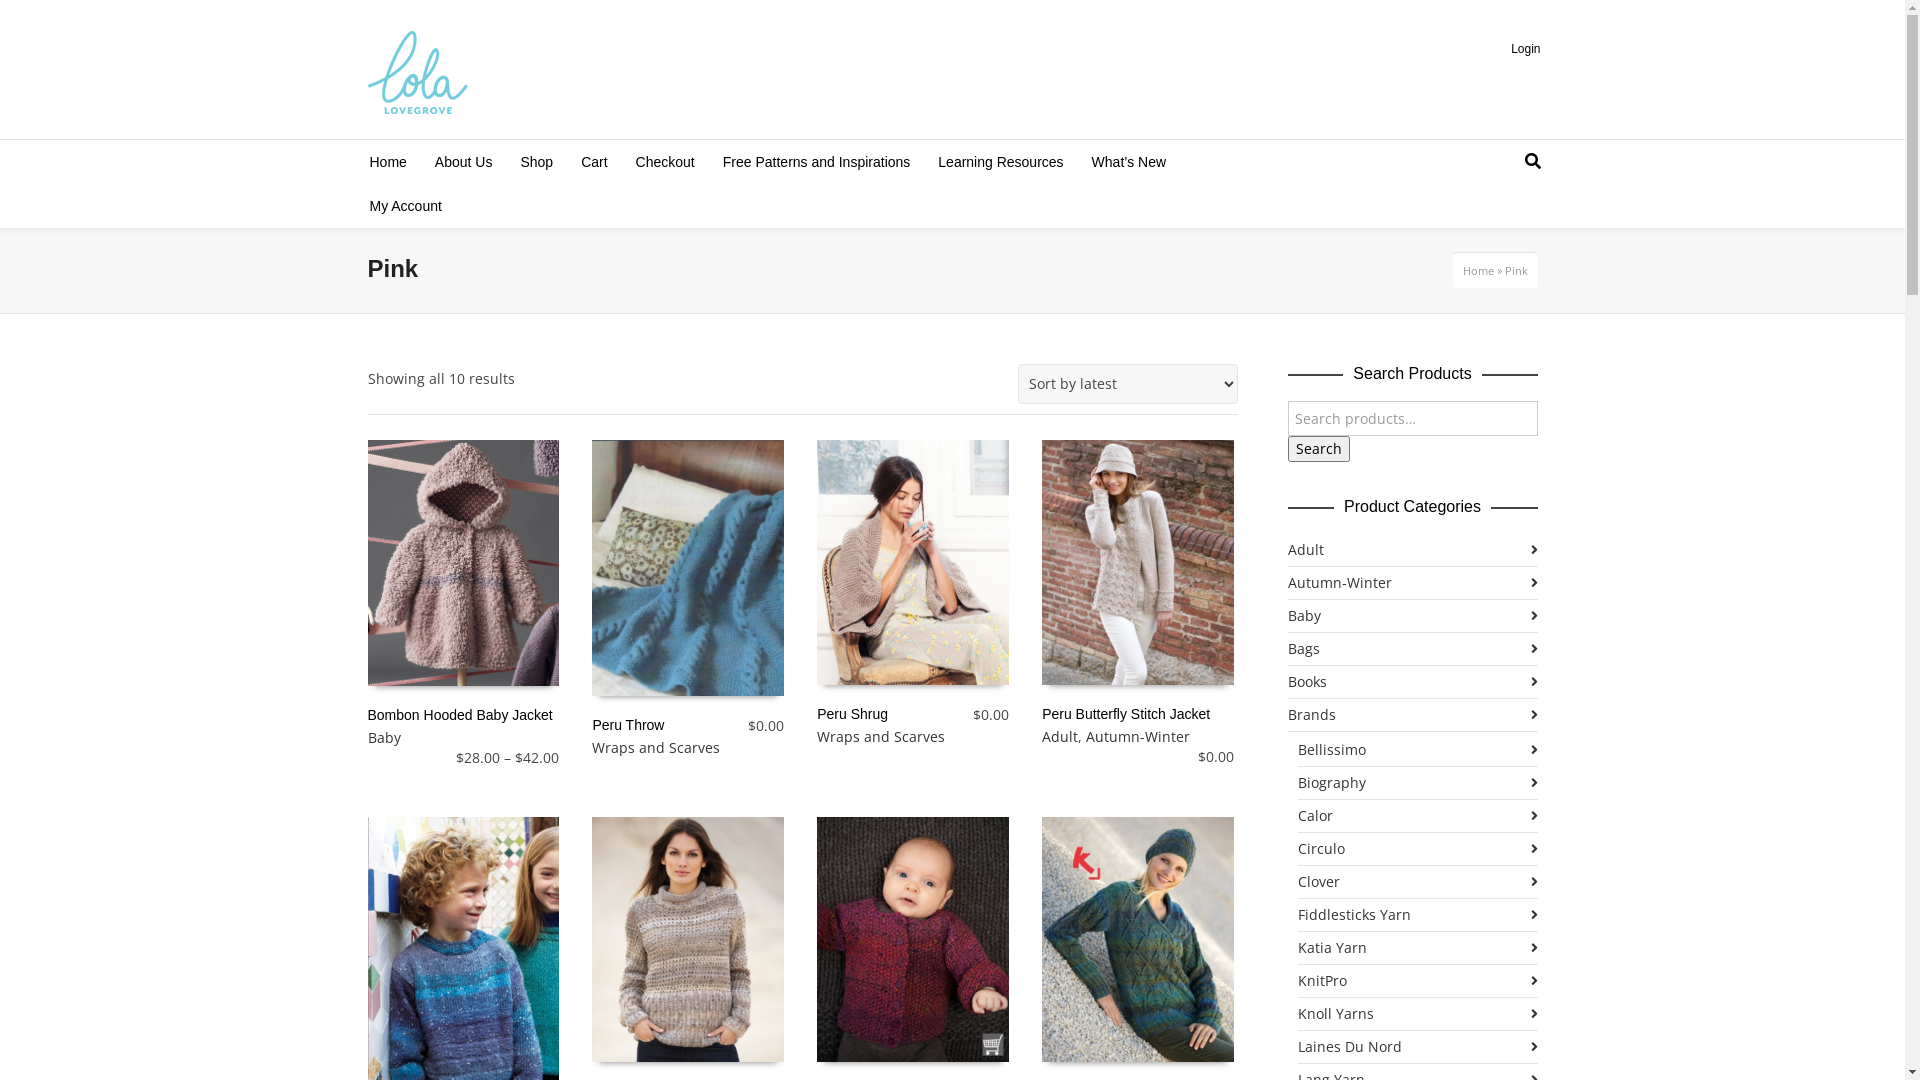 The height and width of the screenshot is (1080, 1920). Describe the element at coordinates (1416, 1045) in the screenshot. I see `'Laines Du Nord'` at that location.